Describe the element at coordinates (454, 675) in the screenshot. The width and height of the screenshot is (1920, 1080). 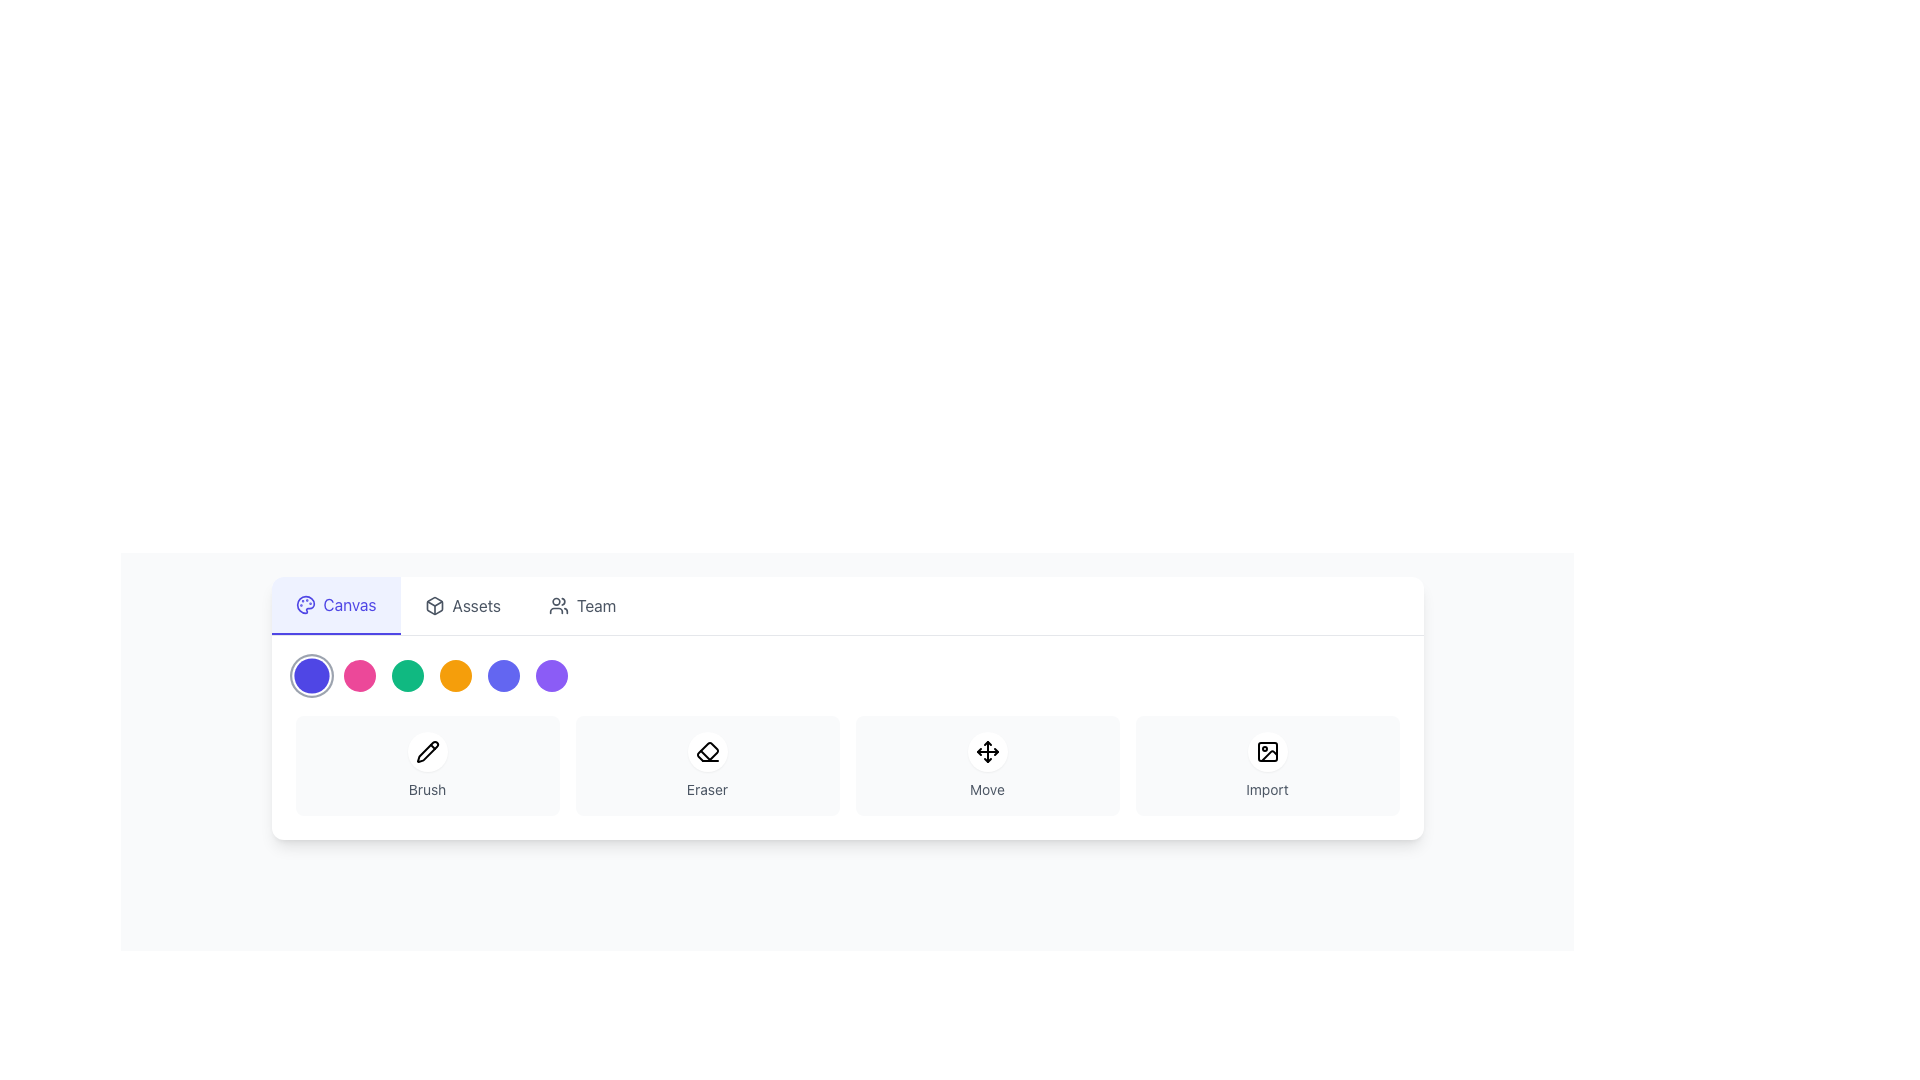
I see `the fourth circular button in a horizontal sequence of six buttons located` at that location.